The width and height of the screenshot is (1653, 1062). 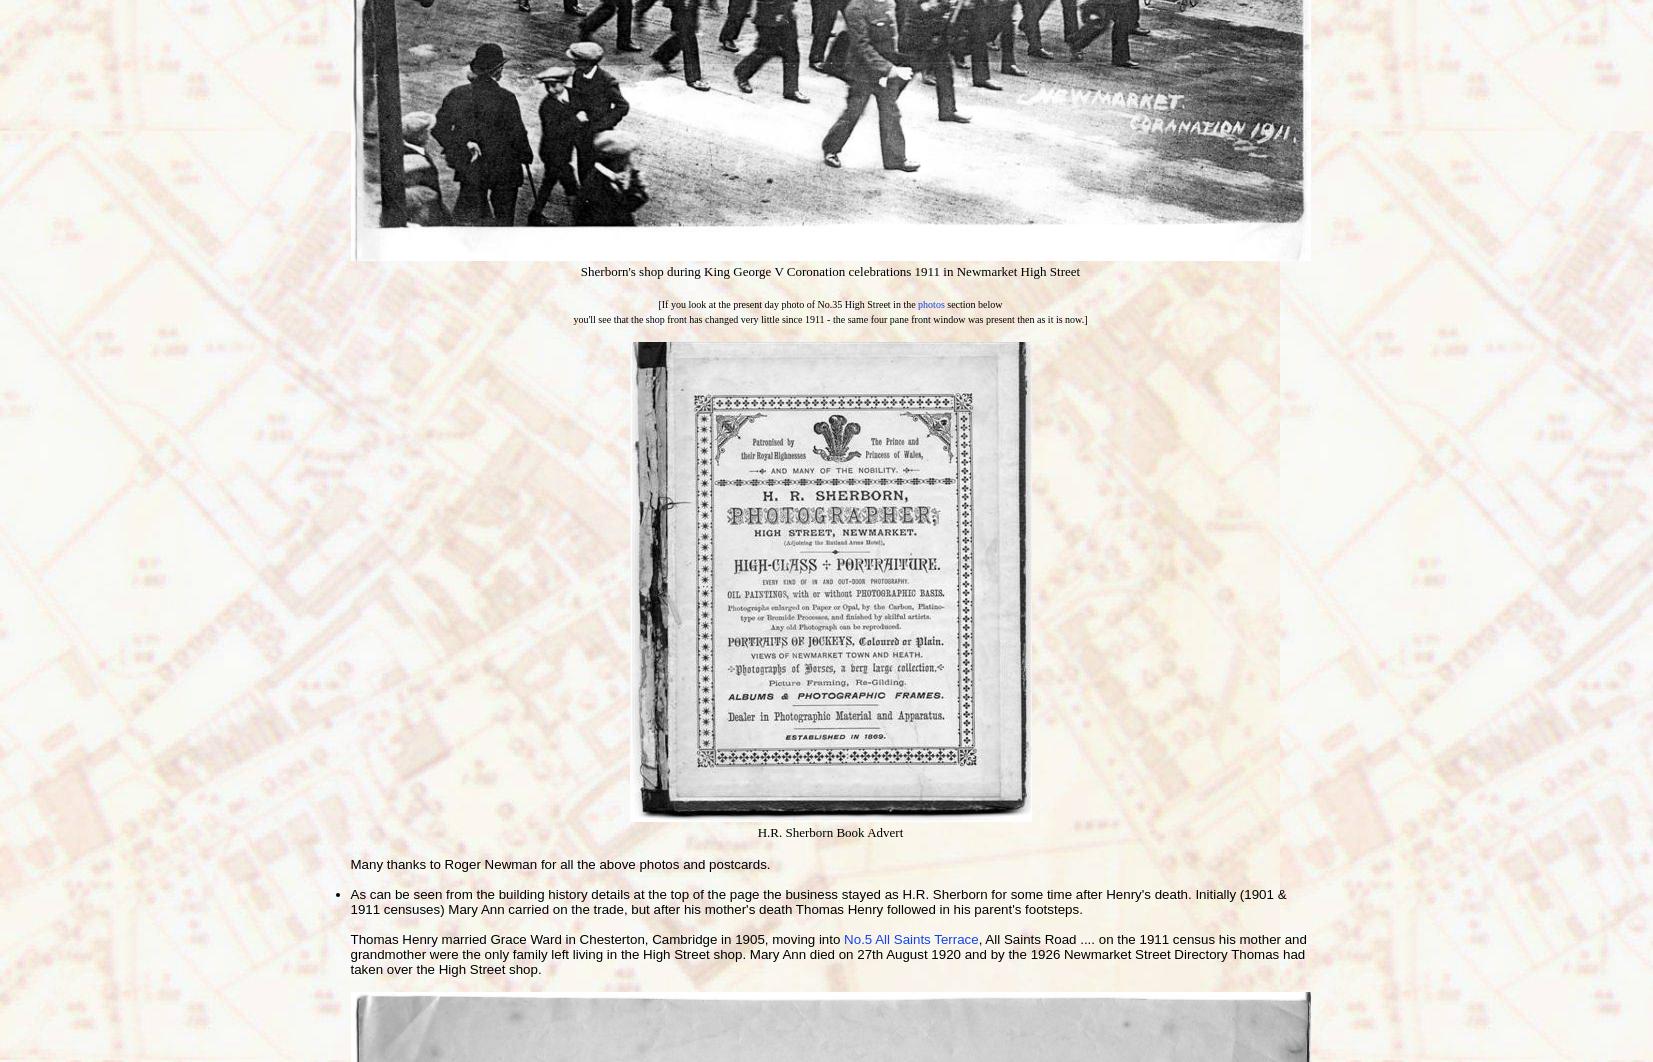 I want to click on 'photos', so click(x=930, y=303).